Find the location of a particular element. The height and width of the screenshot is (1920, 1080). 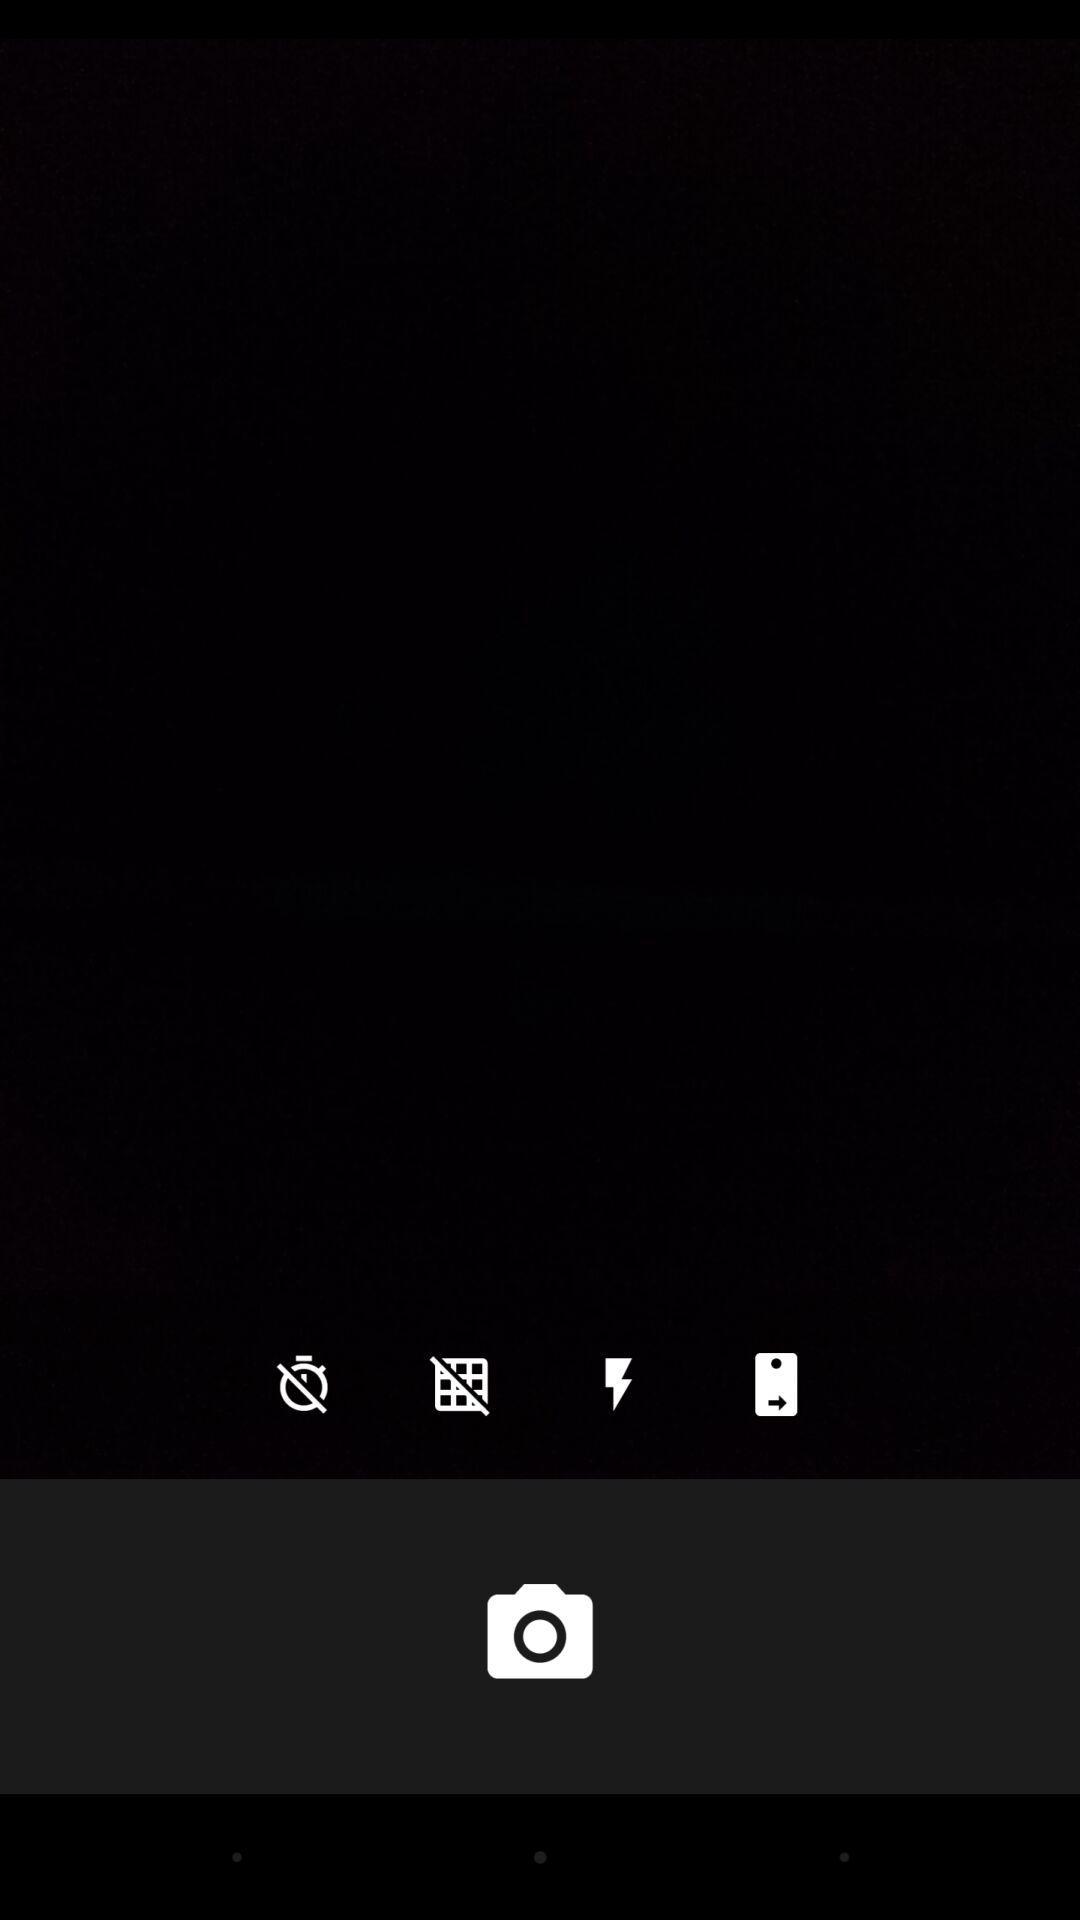

the time icon is located at coordinates (303, 1383).